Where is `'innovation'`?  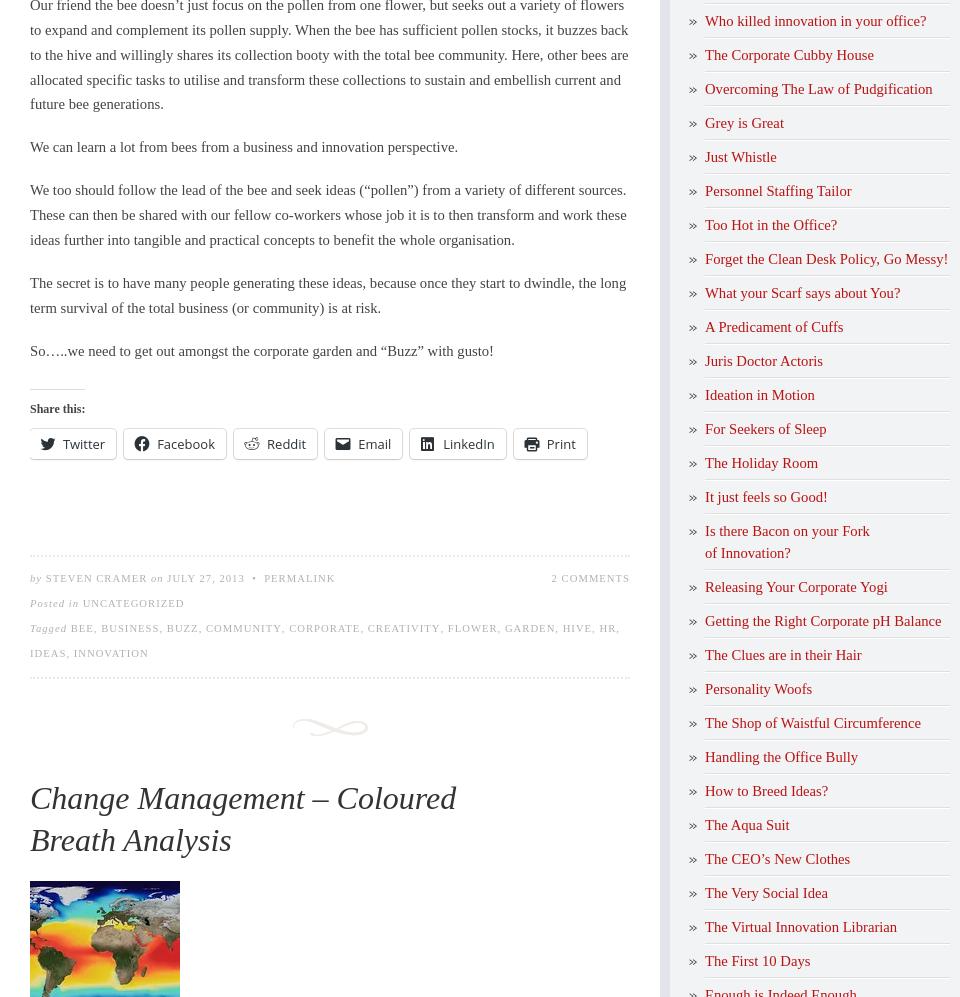 'innovation' is located at coordinates (110, 653).